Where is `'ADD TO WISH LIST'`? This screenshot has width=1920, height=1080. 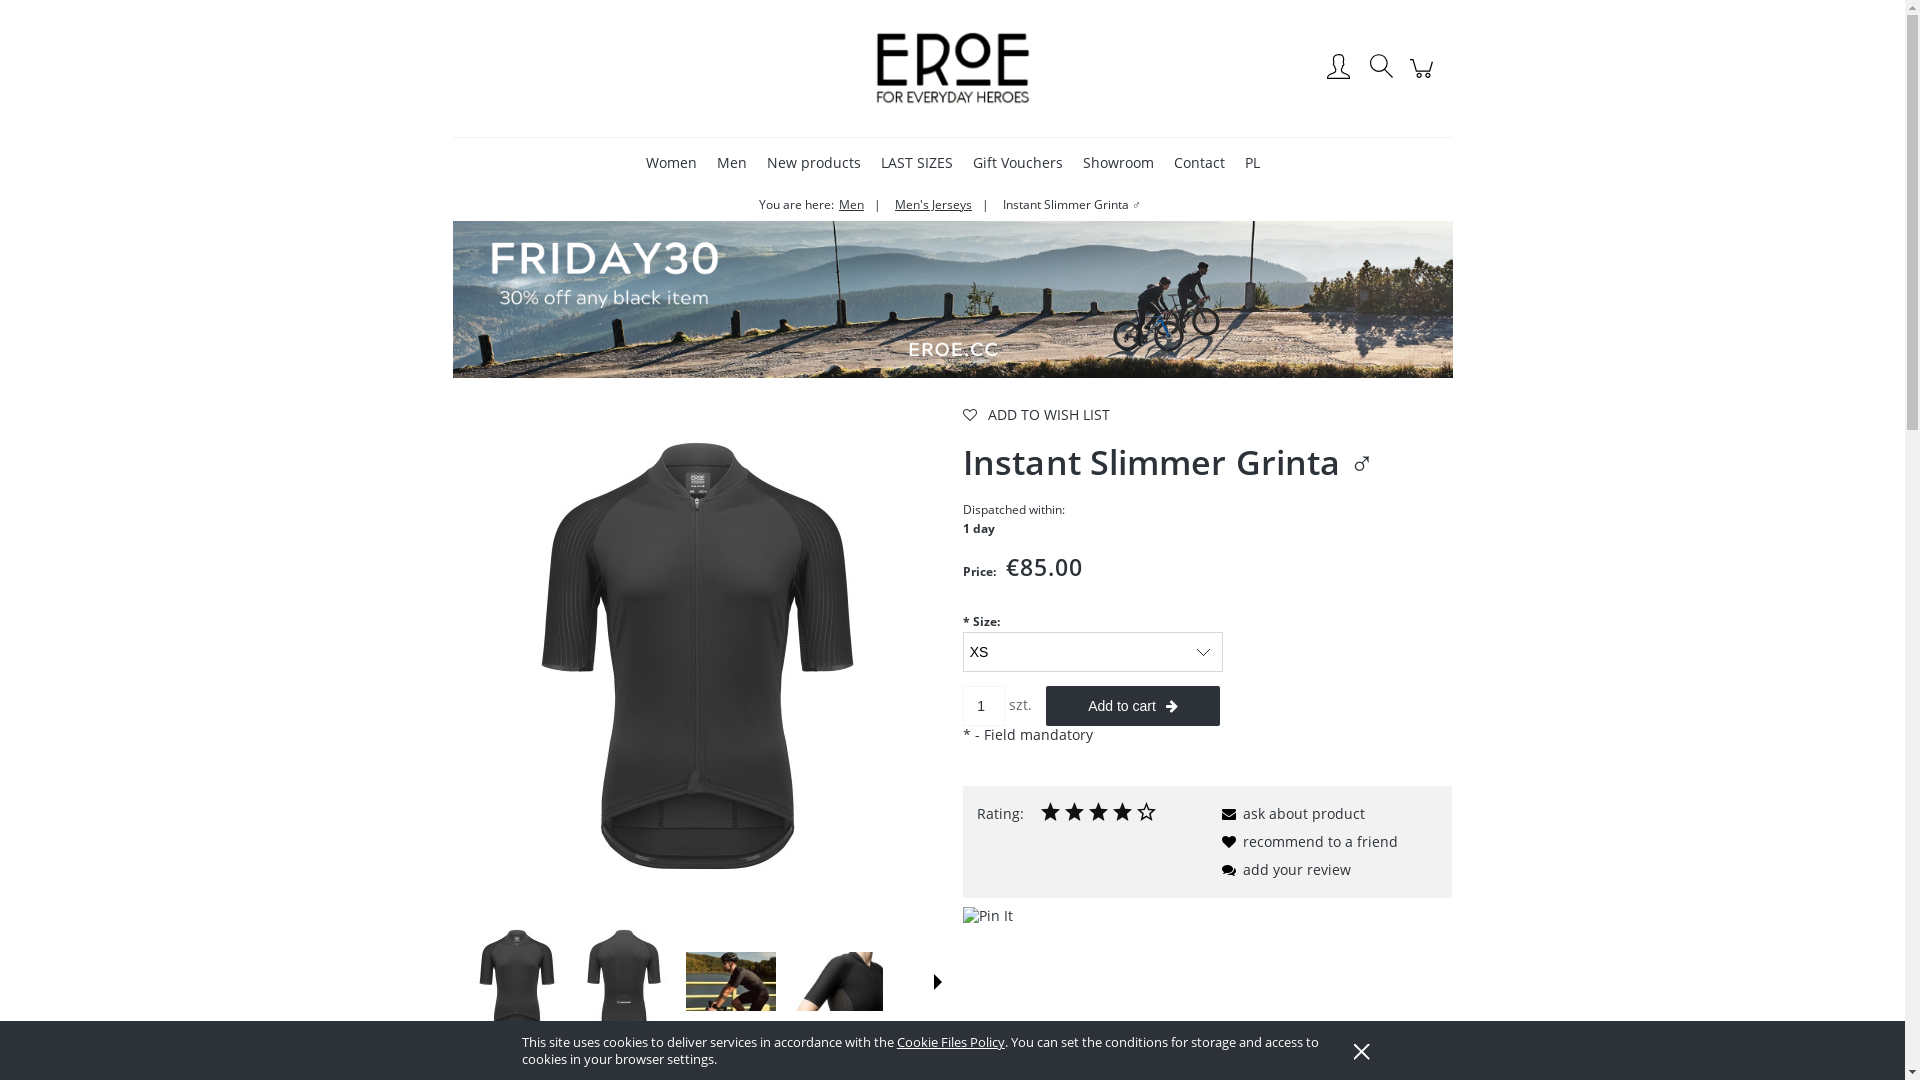
'ADD TO WISH LIST' is located at coordinates (963, 414).